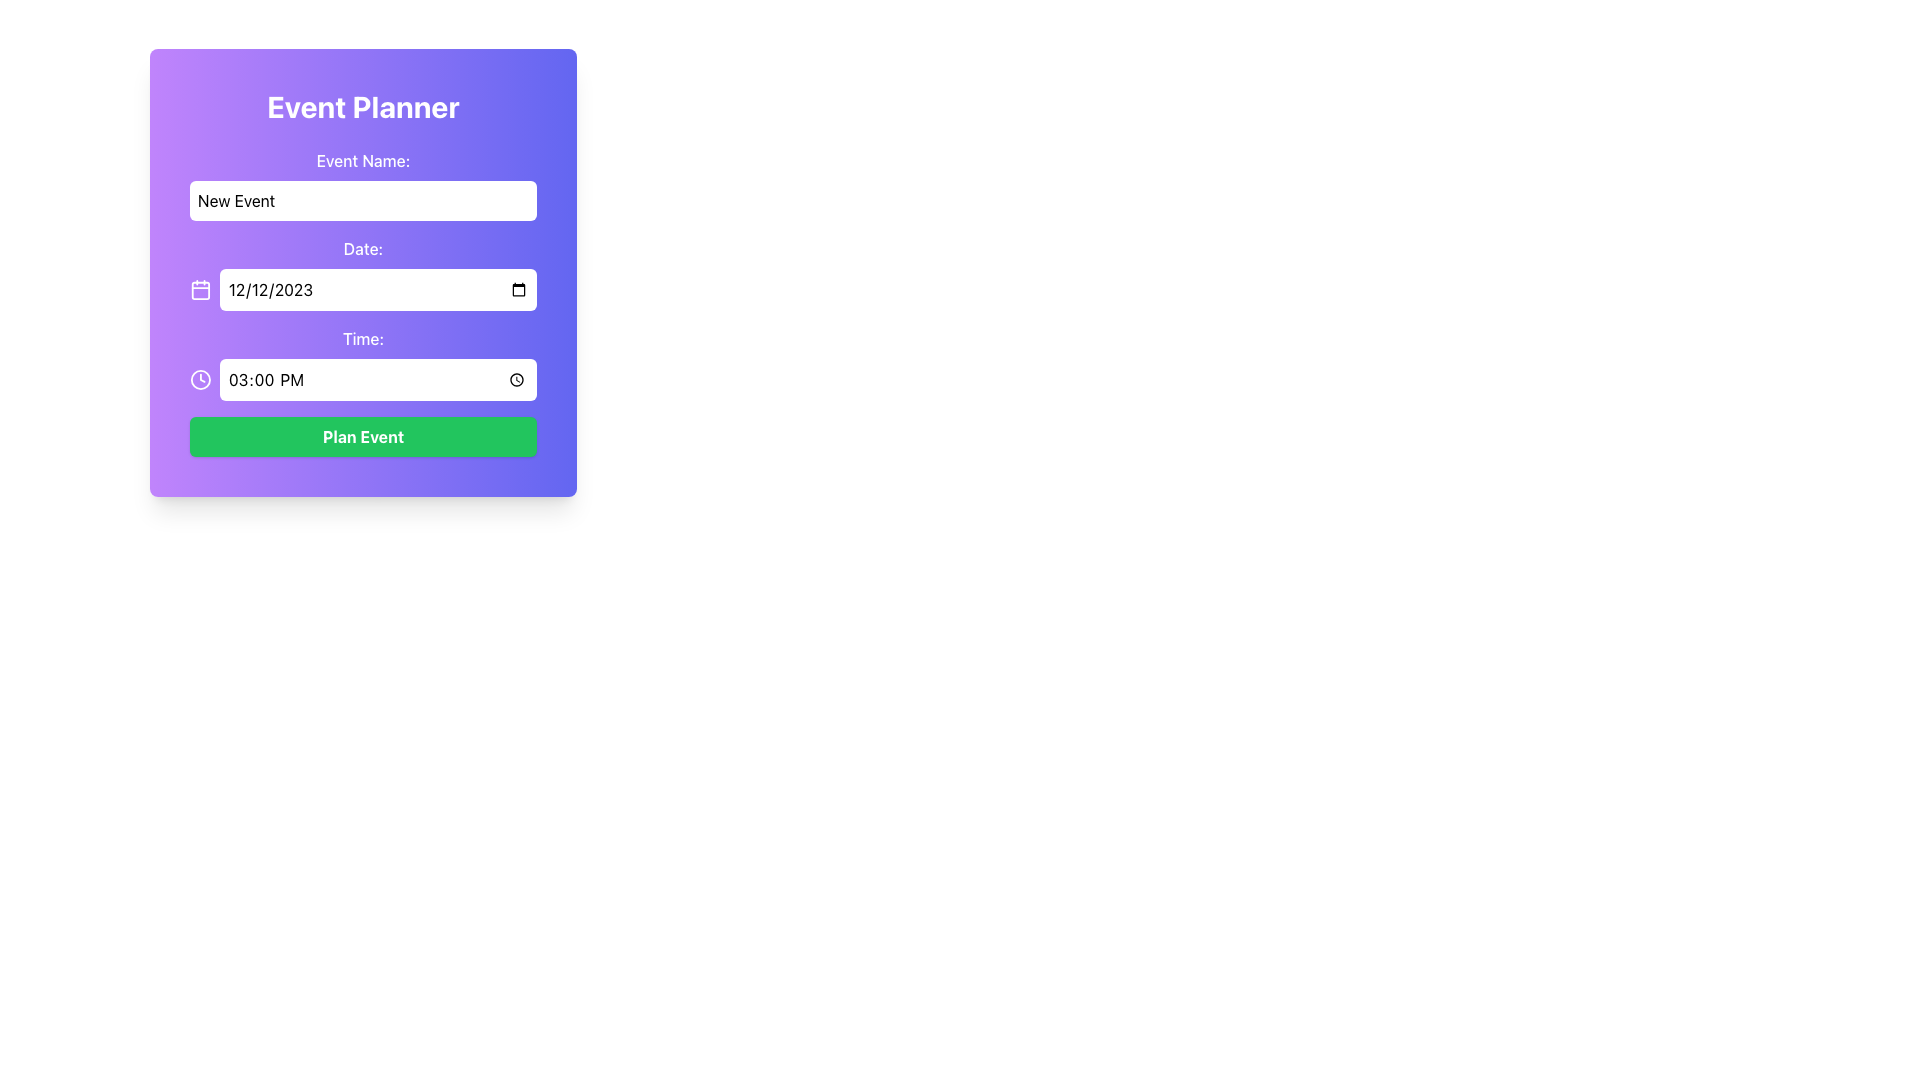  What do you see at coordinates (200, 380) in the screenshot?
I see `the clock icon located to the left of the 'Time' input field in the event planner form` at bounding box center [200, 380].